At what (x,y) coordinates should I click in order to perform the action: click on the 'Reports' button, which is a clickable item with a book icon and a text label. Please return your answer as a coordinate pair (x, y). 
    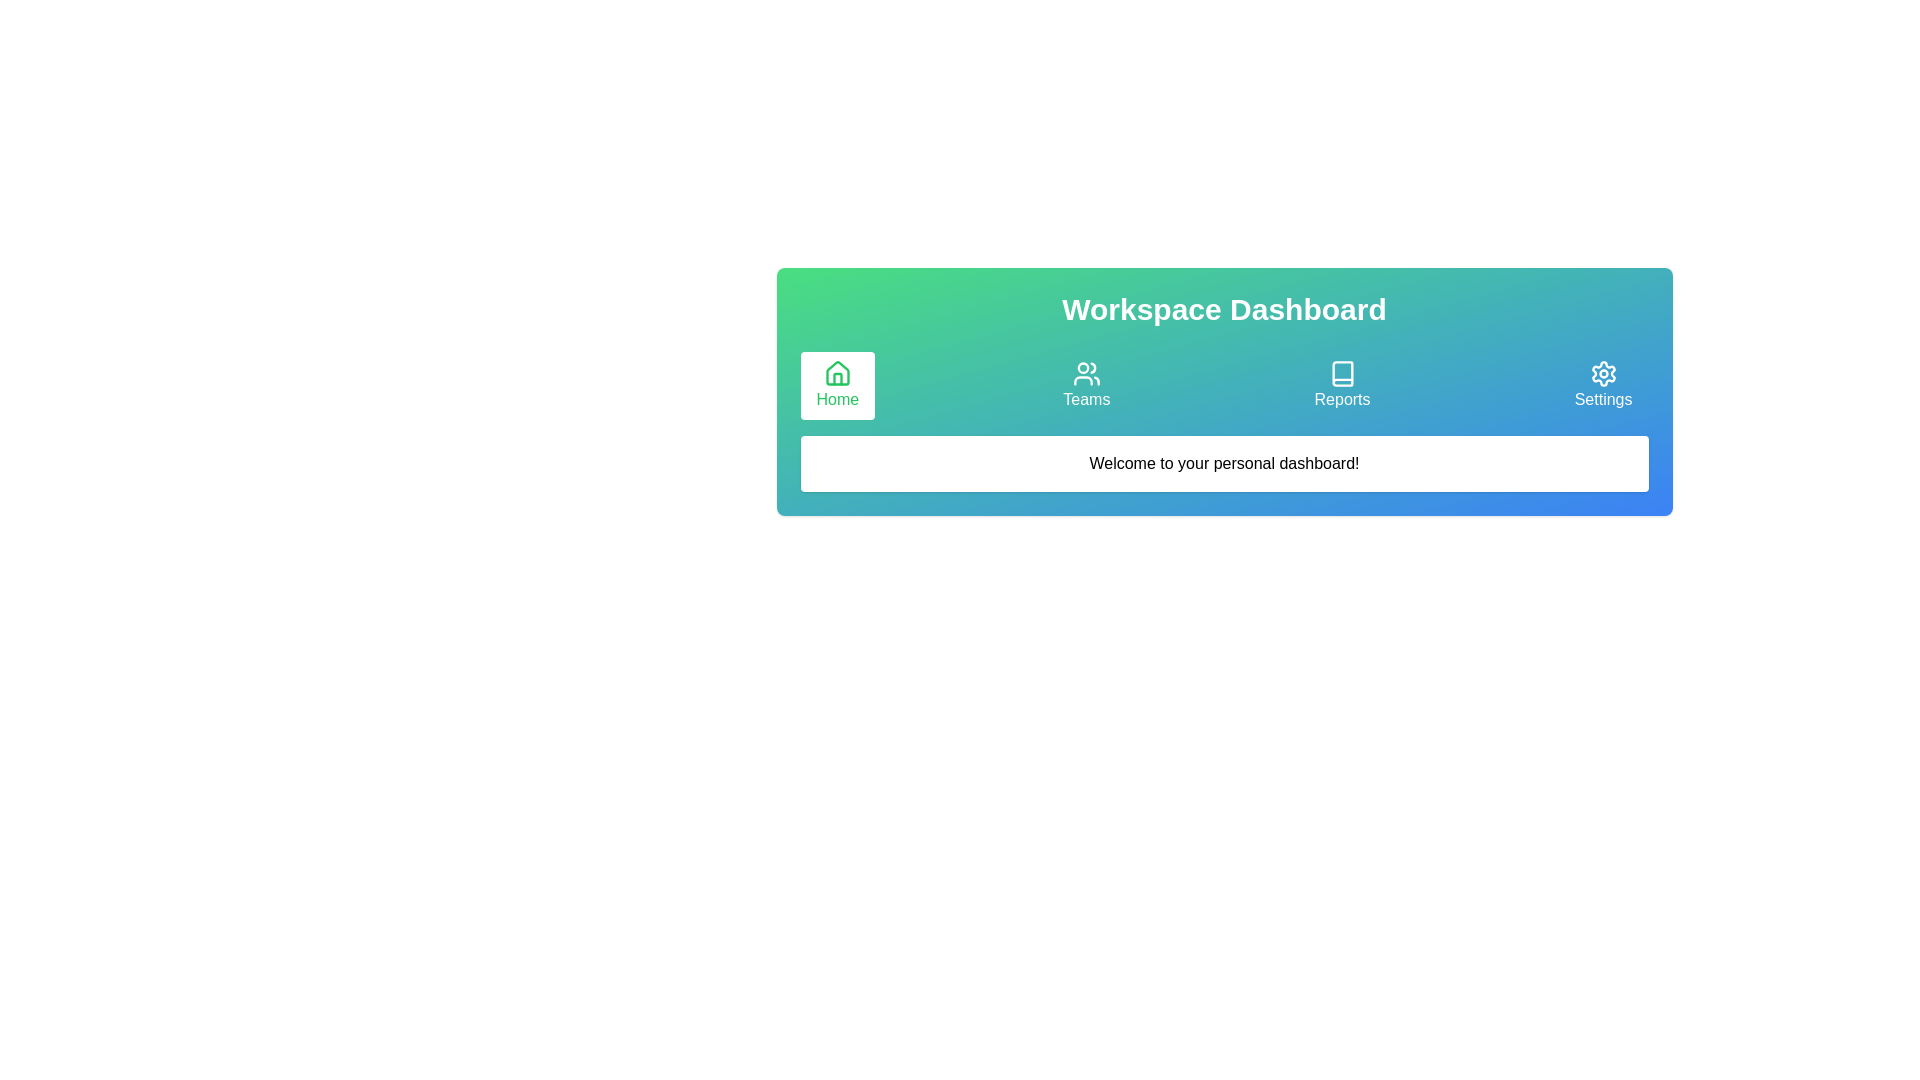
    Looking at the image, I should click on (1342, 385).